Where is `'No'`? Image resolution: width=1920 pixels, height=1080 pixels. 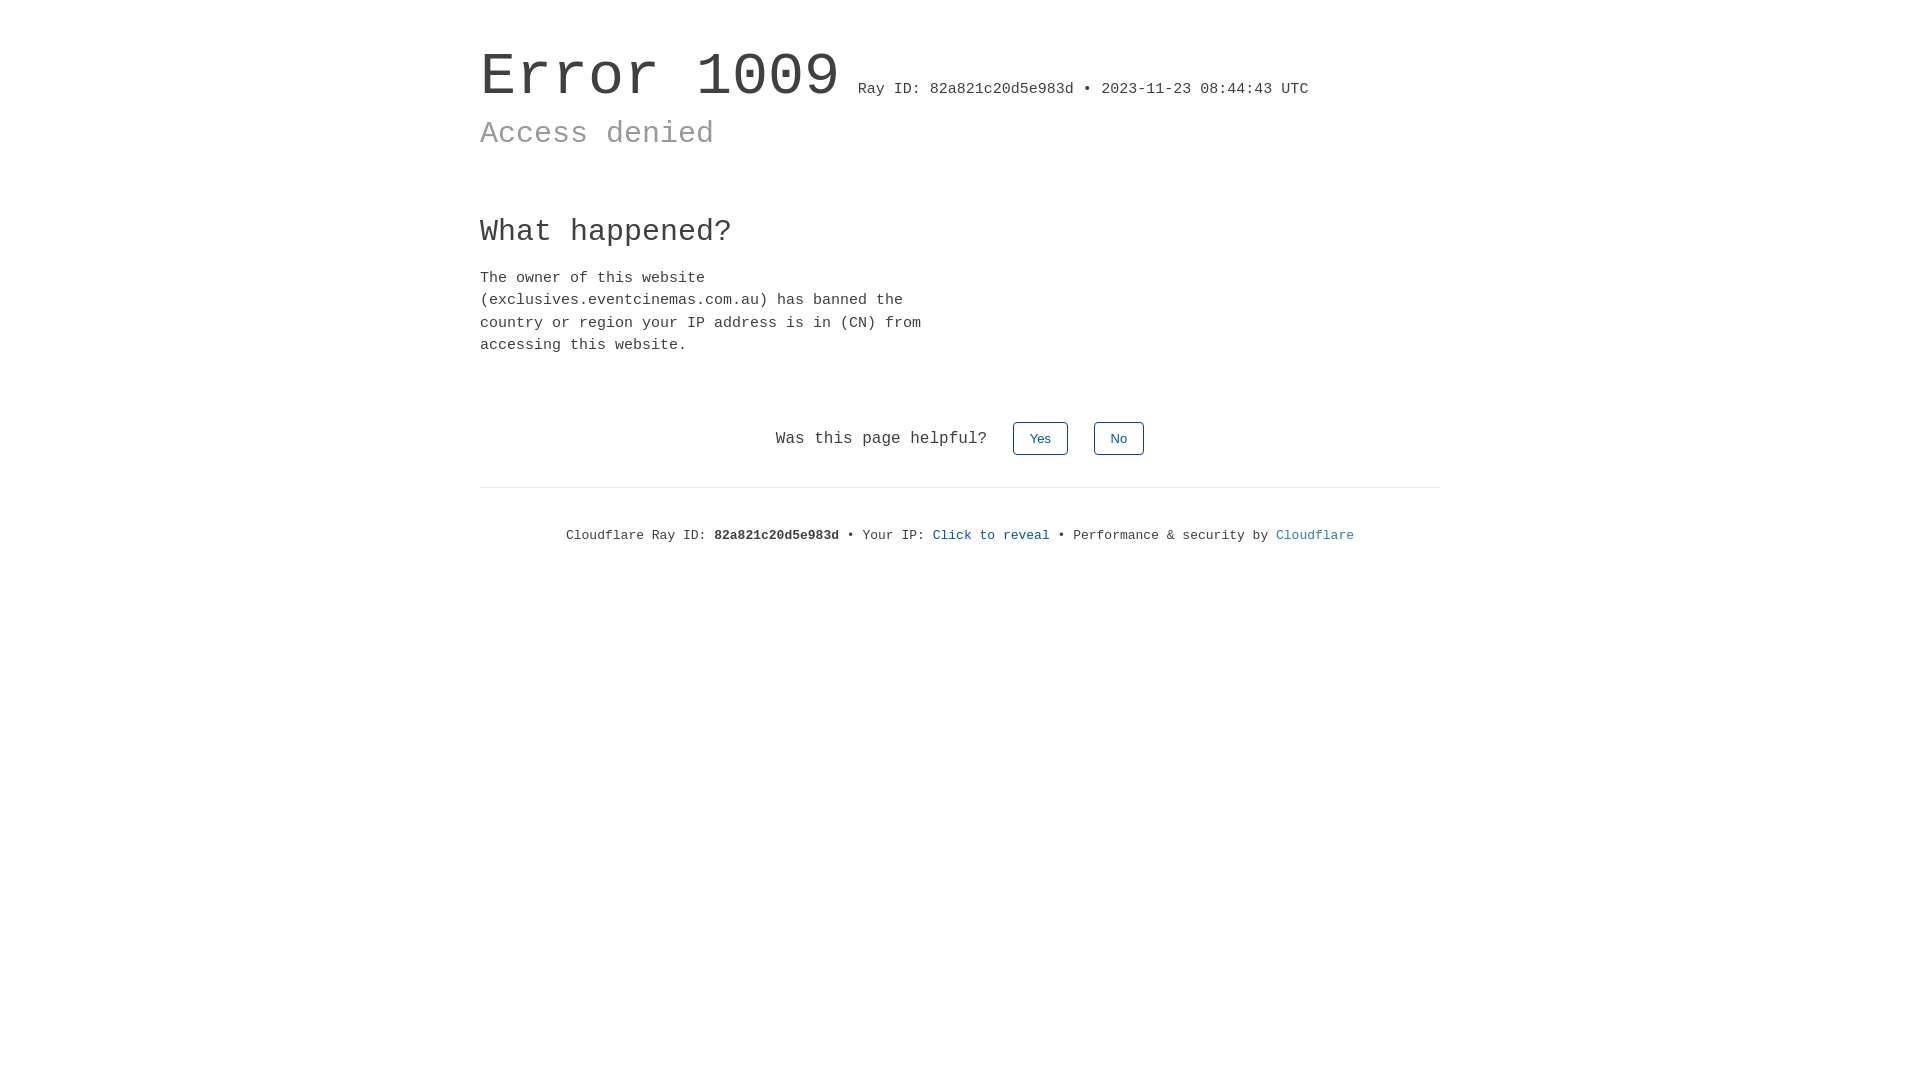
'No' is located at coordinates (1118, 437).